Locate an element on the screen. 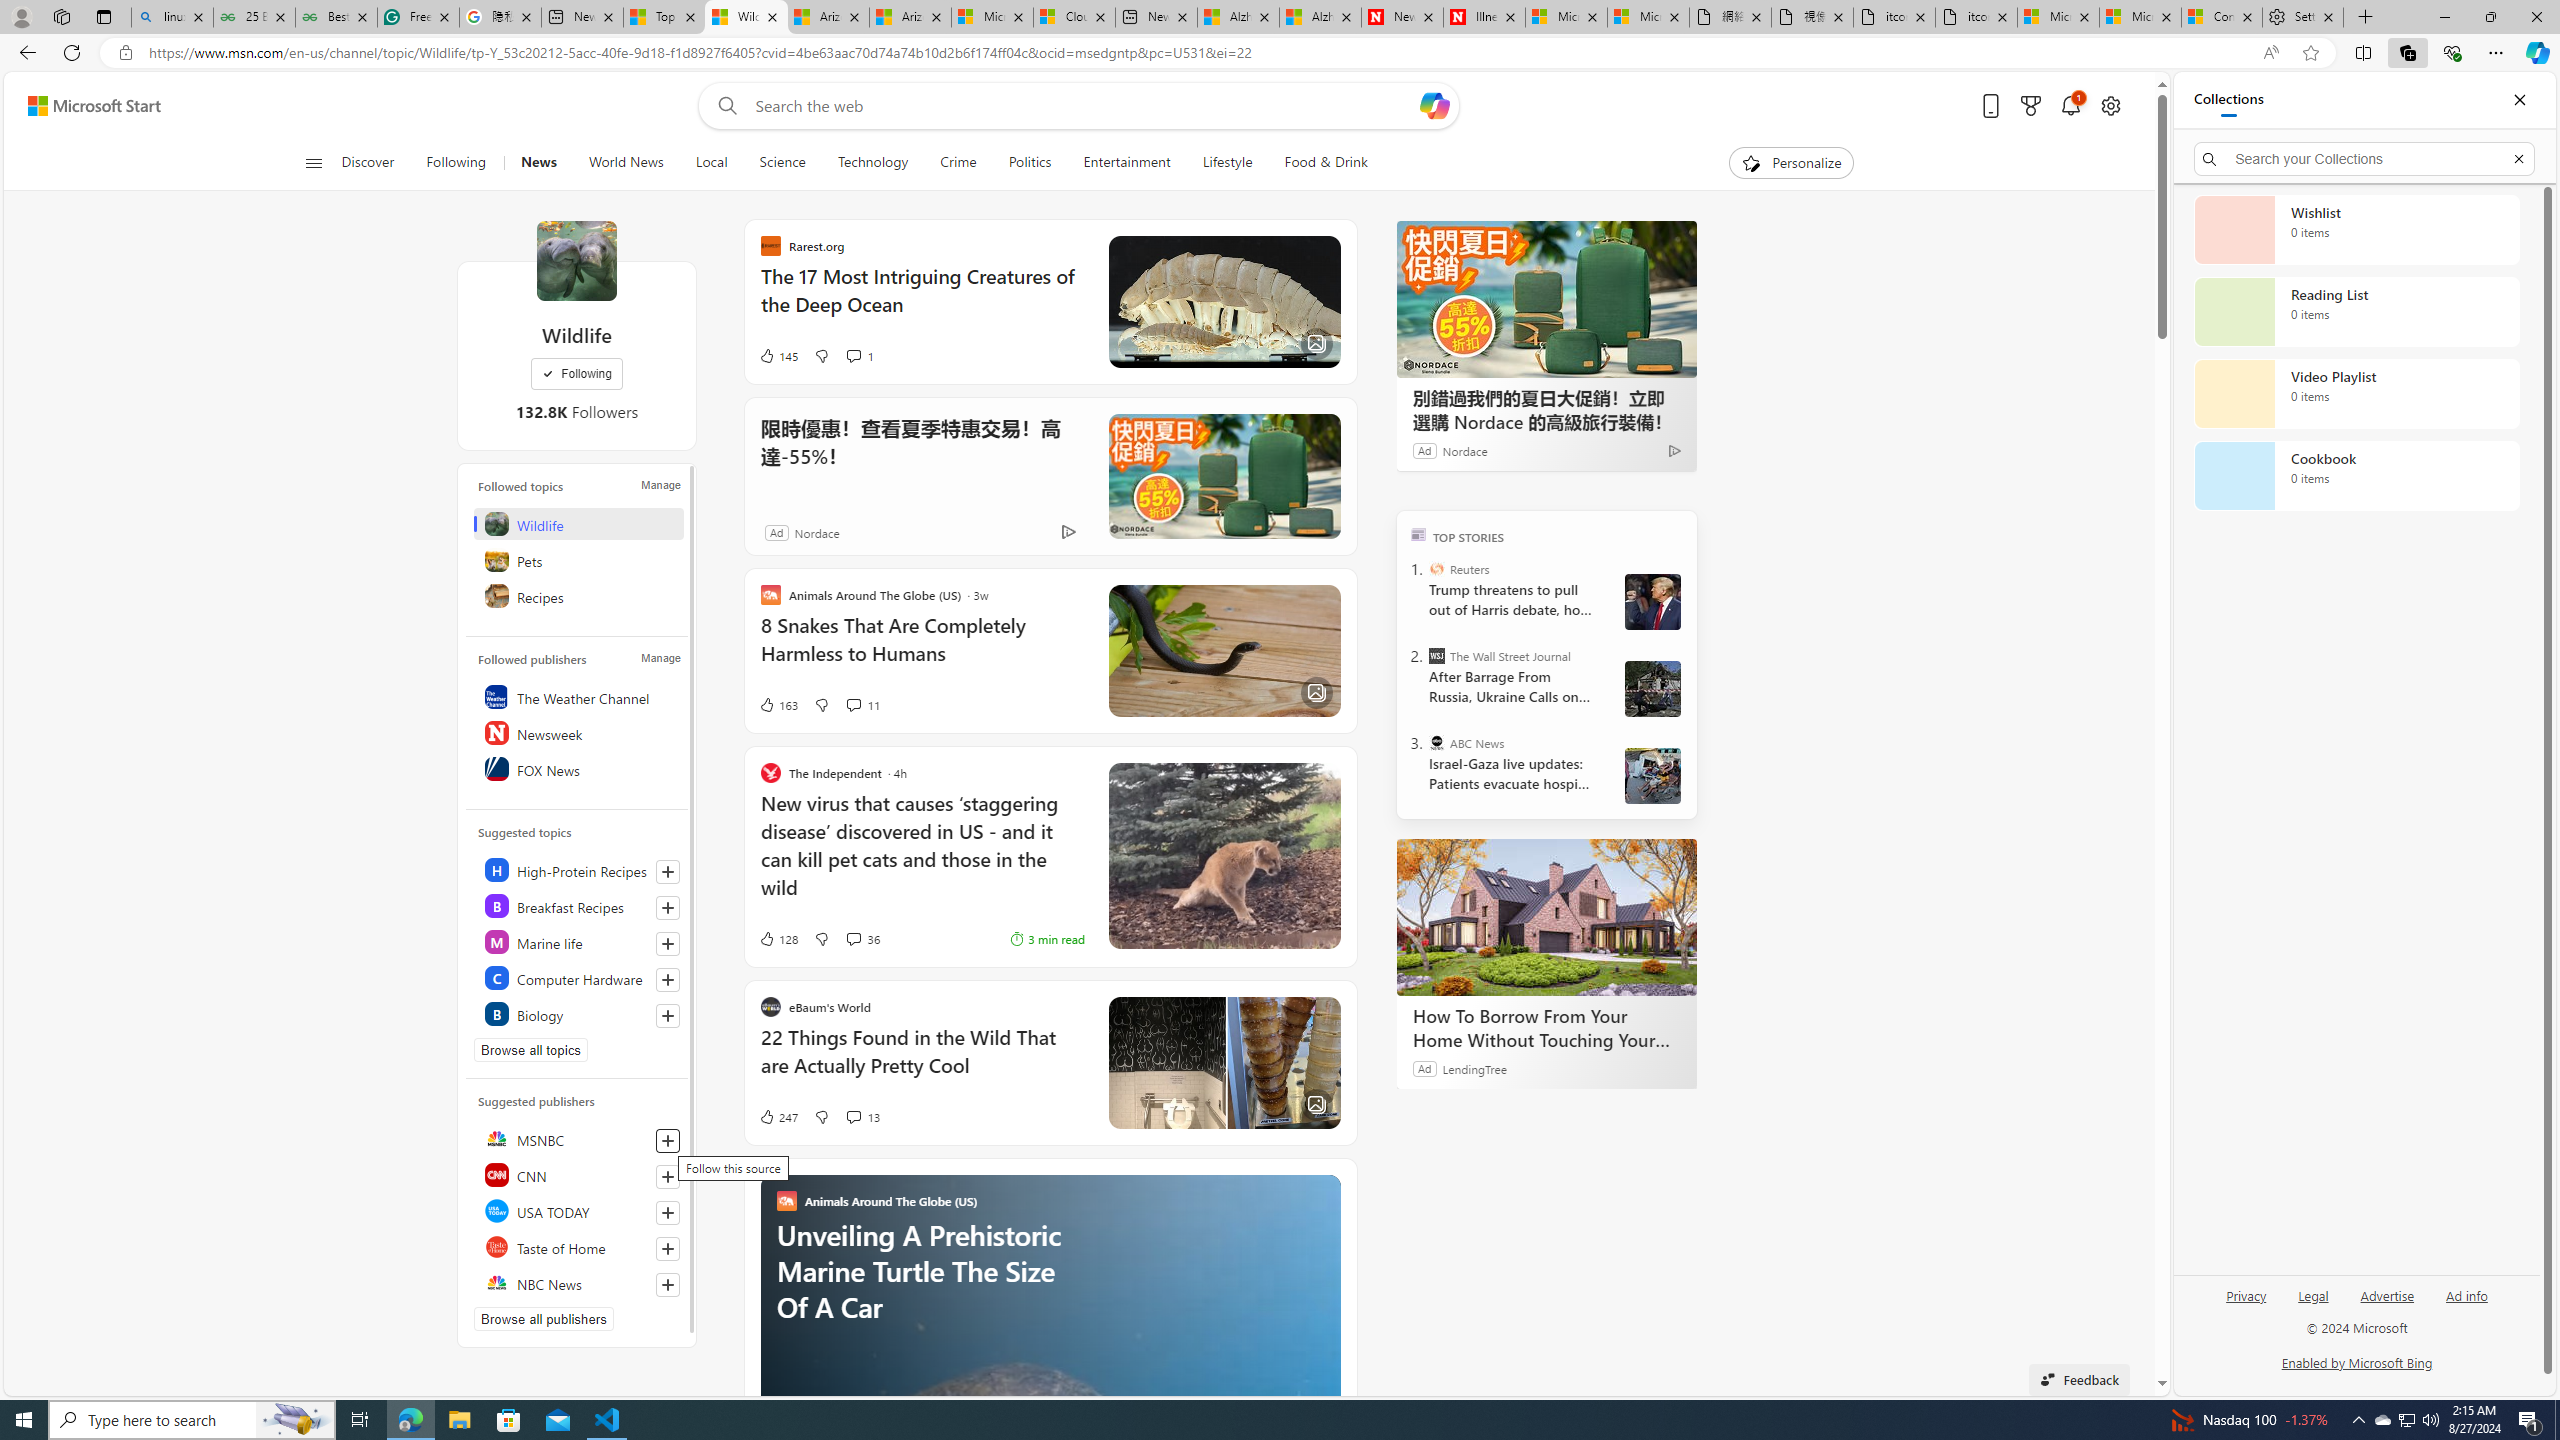 This screenshot has width=2560, height=1440. 'Browse all topics' is located at coordinates (530, 1049).